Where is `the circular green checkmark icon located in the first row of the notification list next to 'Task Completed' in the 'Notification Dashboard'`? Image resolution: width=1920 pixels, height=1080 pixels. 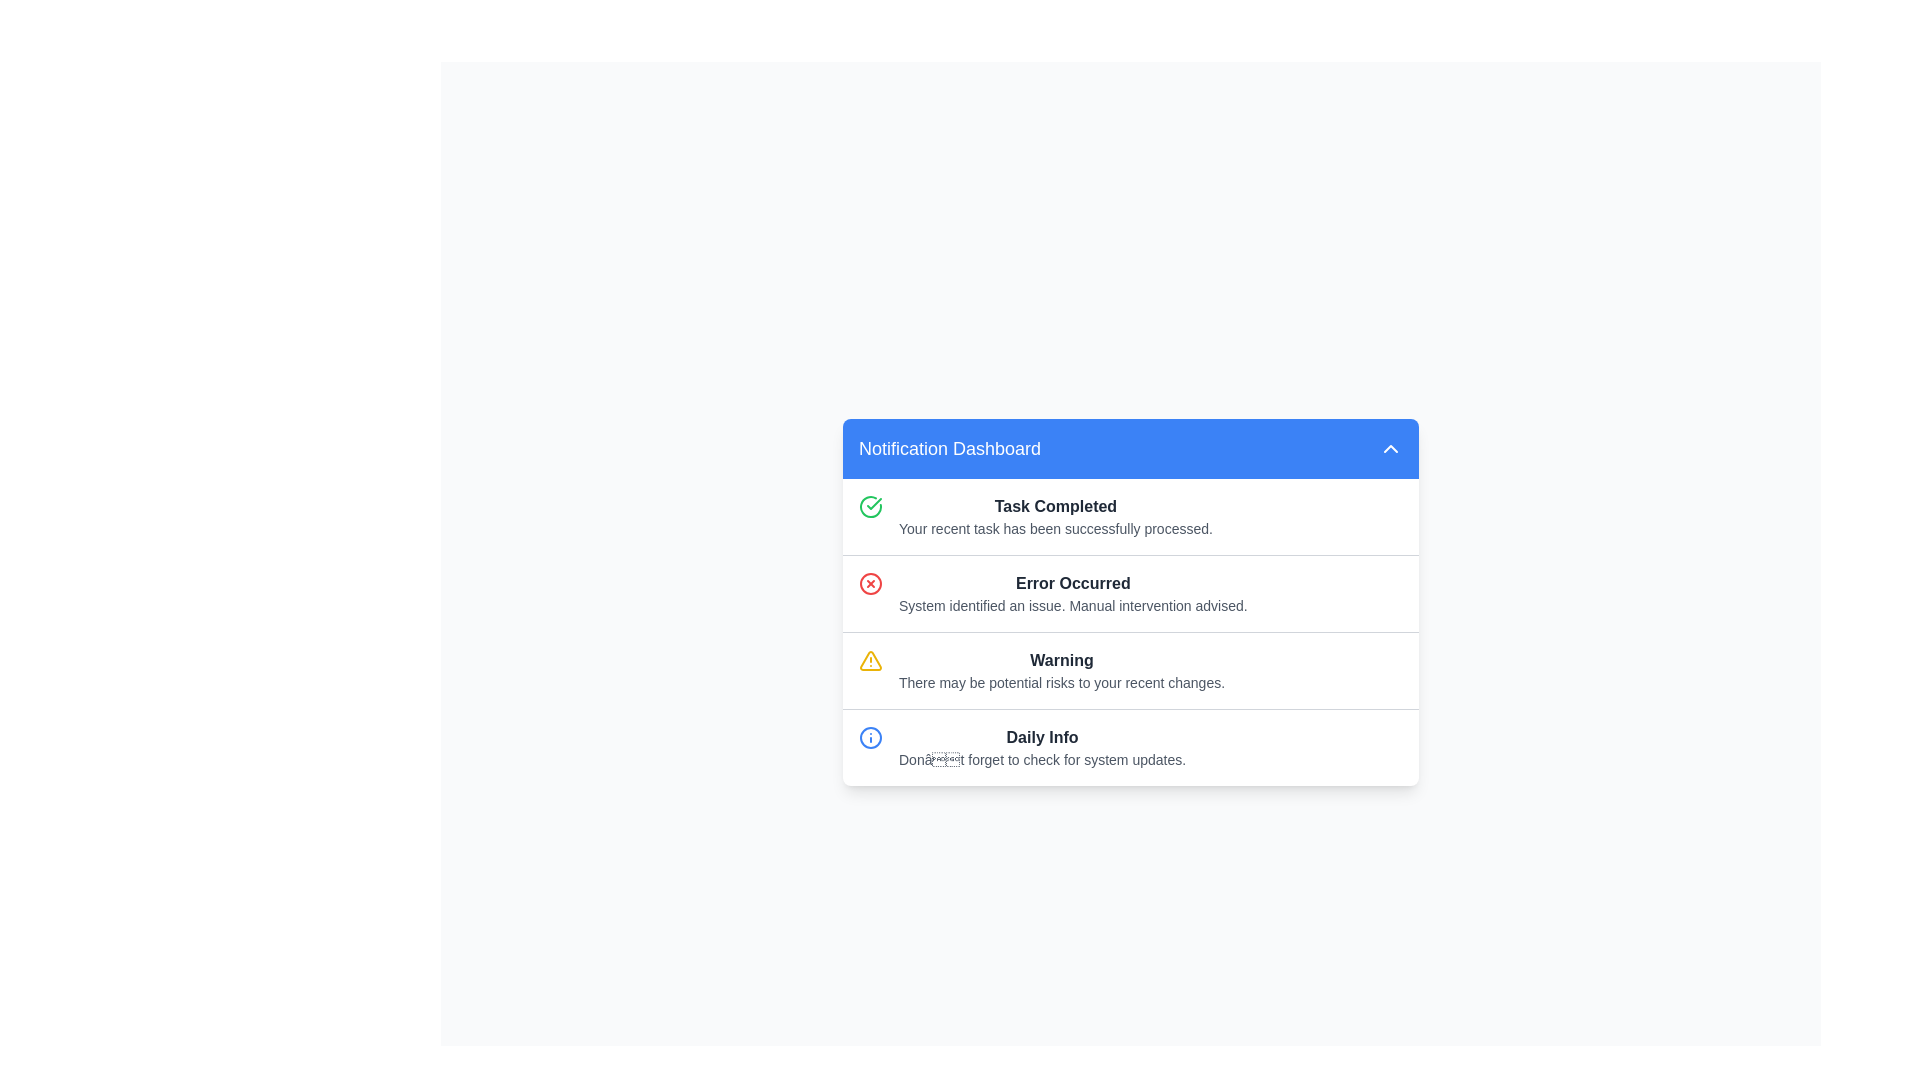
the circular green checkmark icon located in the first row of the notification list next to 'Task Completed' in the 'Notification Dashboard' is located at coordinates (870, 515).